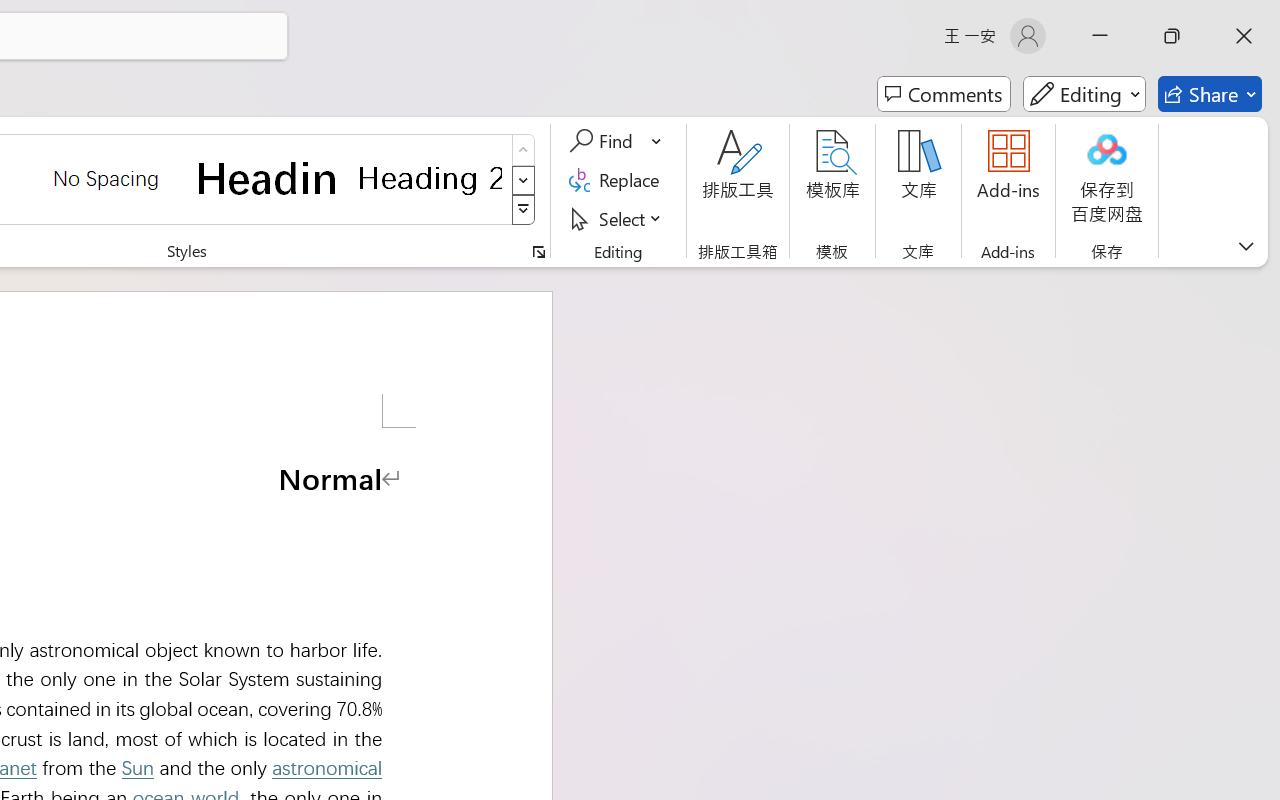  Describe the element at coordinates (523, 179) in the screenshot. I see `'Row Down'` at that location.